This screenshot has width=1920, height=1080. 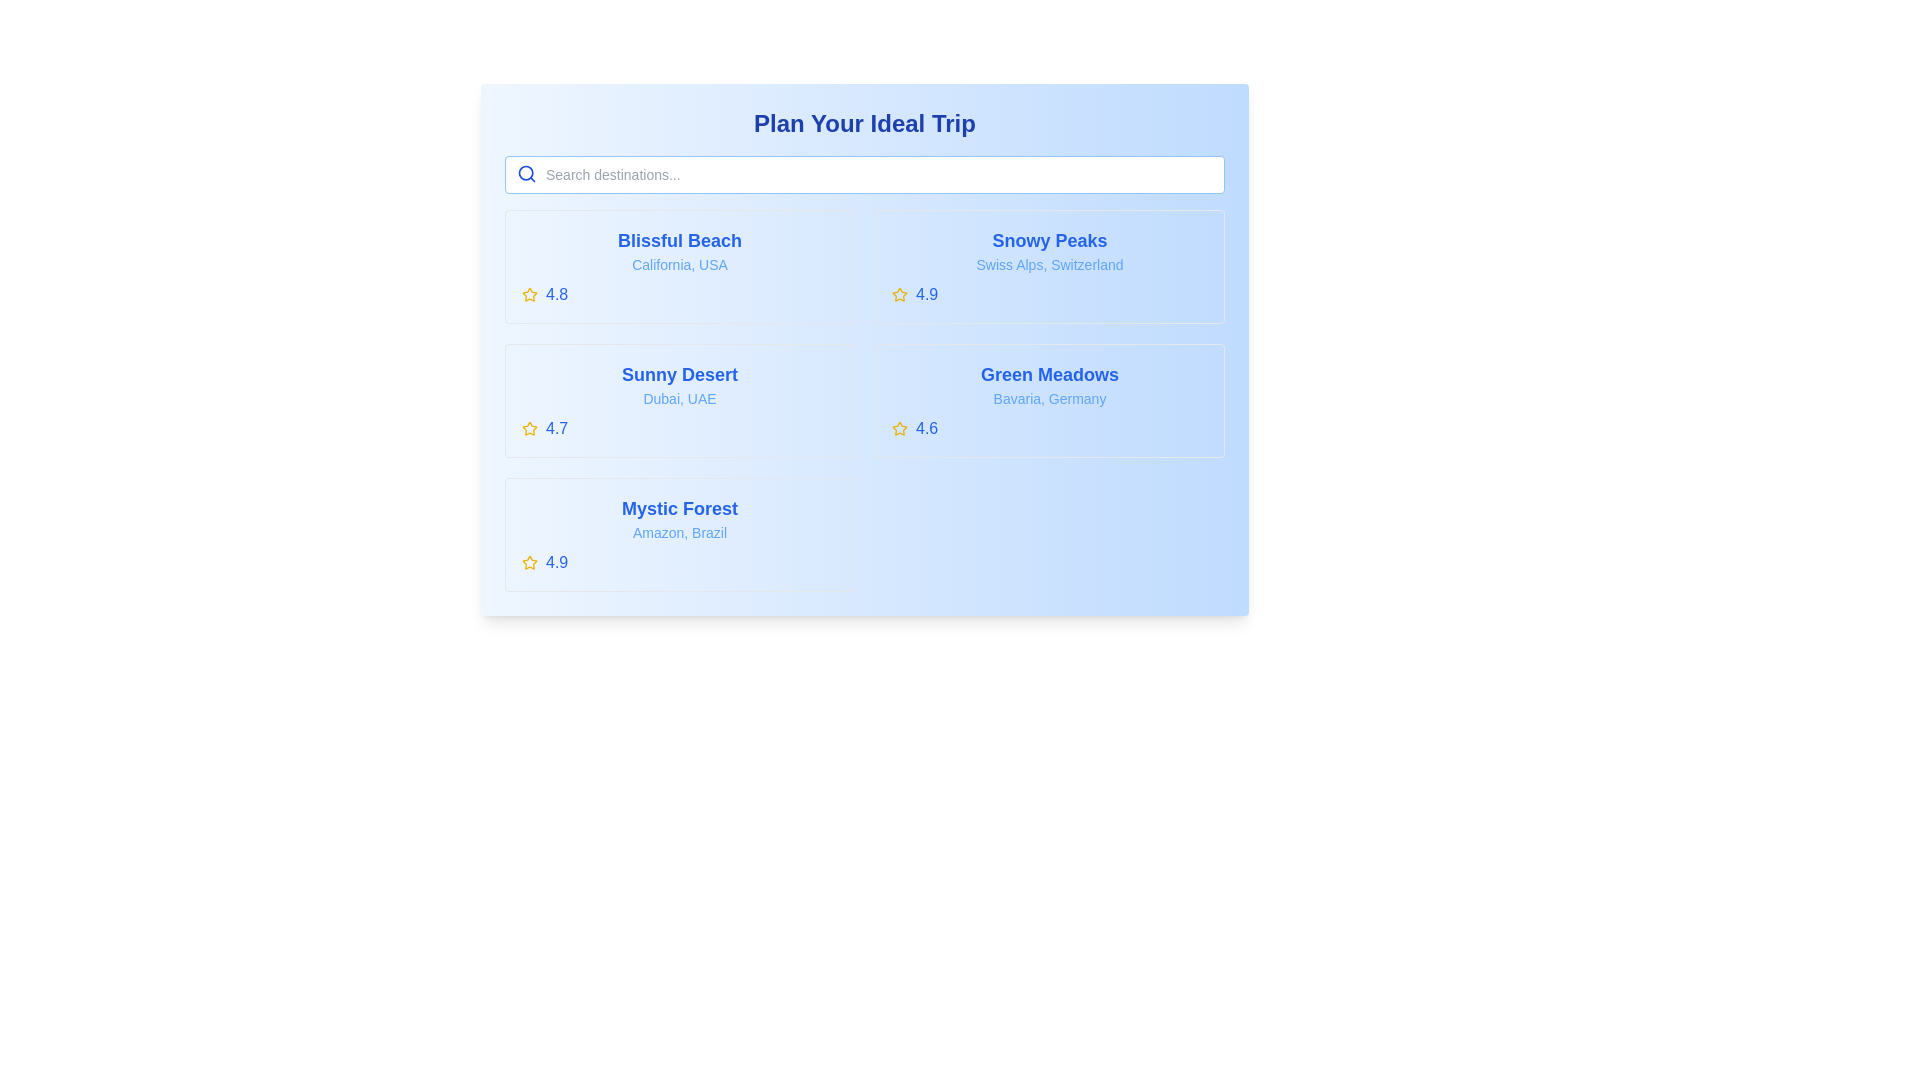 I want to click on the star icon representing the rating feature for the 'Sunny Desert, Dubai, UAE' card, located on the left side of the second row in the grid arrangement, so click(x=529, y=427).